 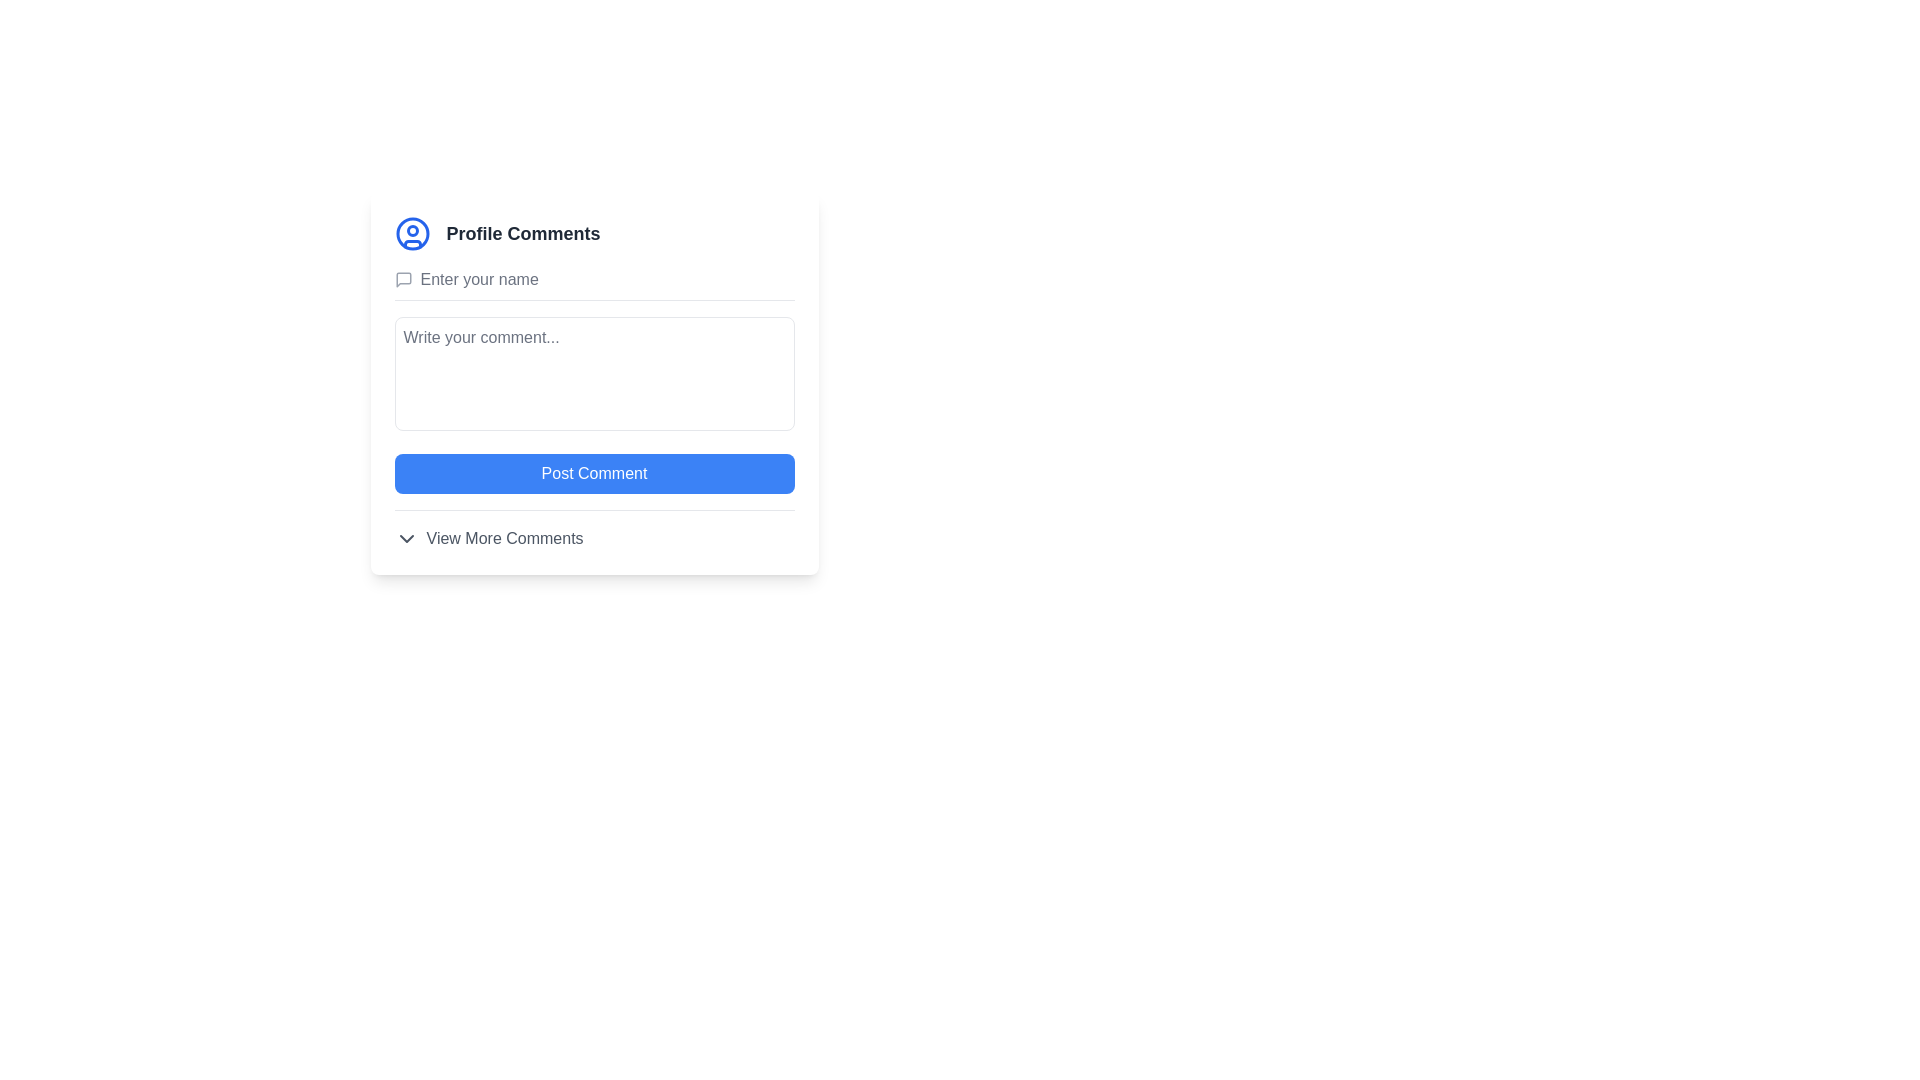 What do you see at coordinates (593, 233) in the screenshot?
I see `the Text label with an accompanying icon that serves as a heading for the comments section above the input labeled 'Enter your name'` at bounding box center [593, 233].